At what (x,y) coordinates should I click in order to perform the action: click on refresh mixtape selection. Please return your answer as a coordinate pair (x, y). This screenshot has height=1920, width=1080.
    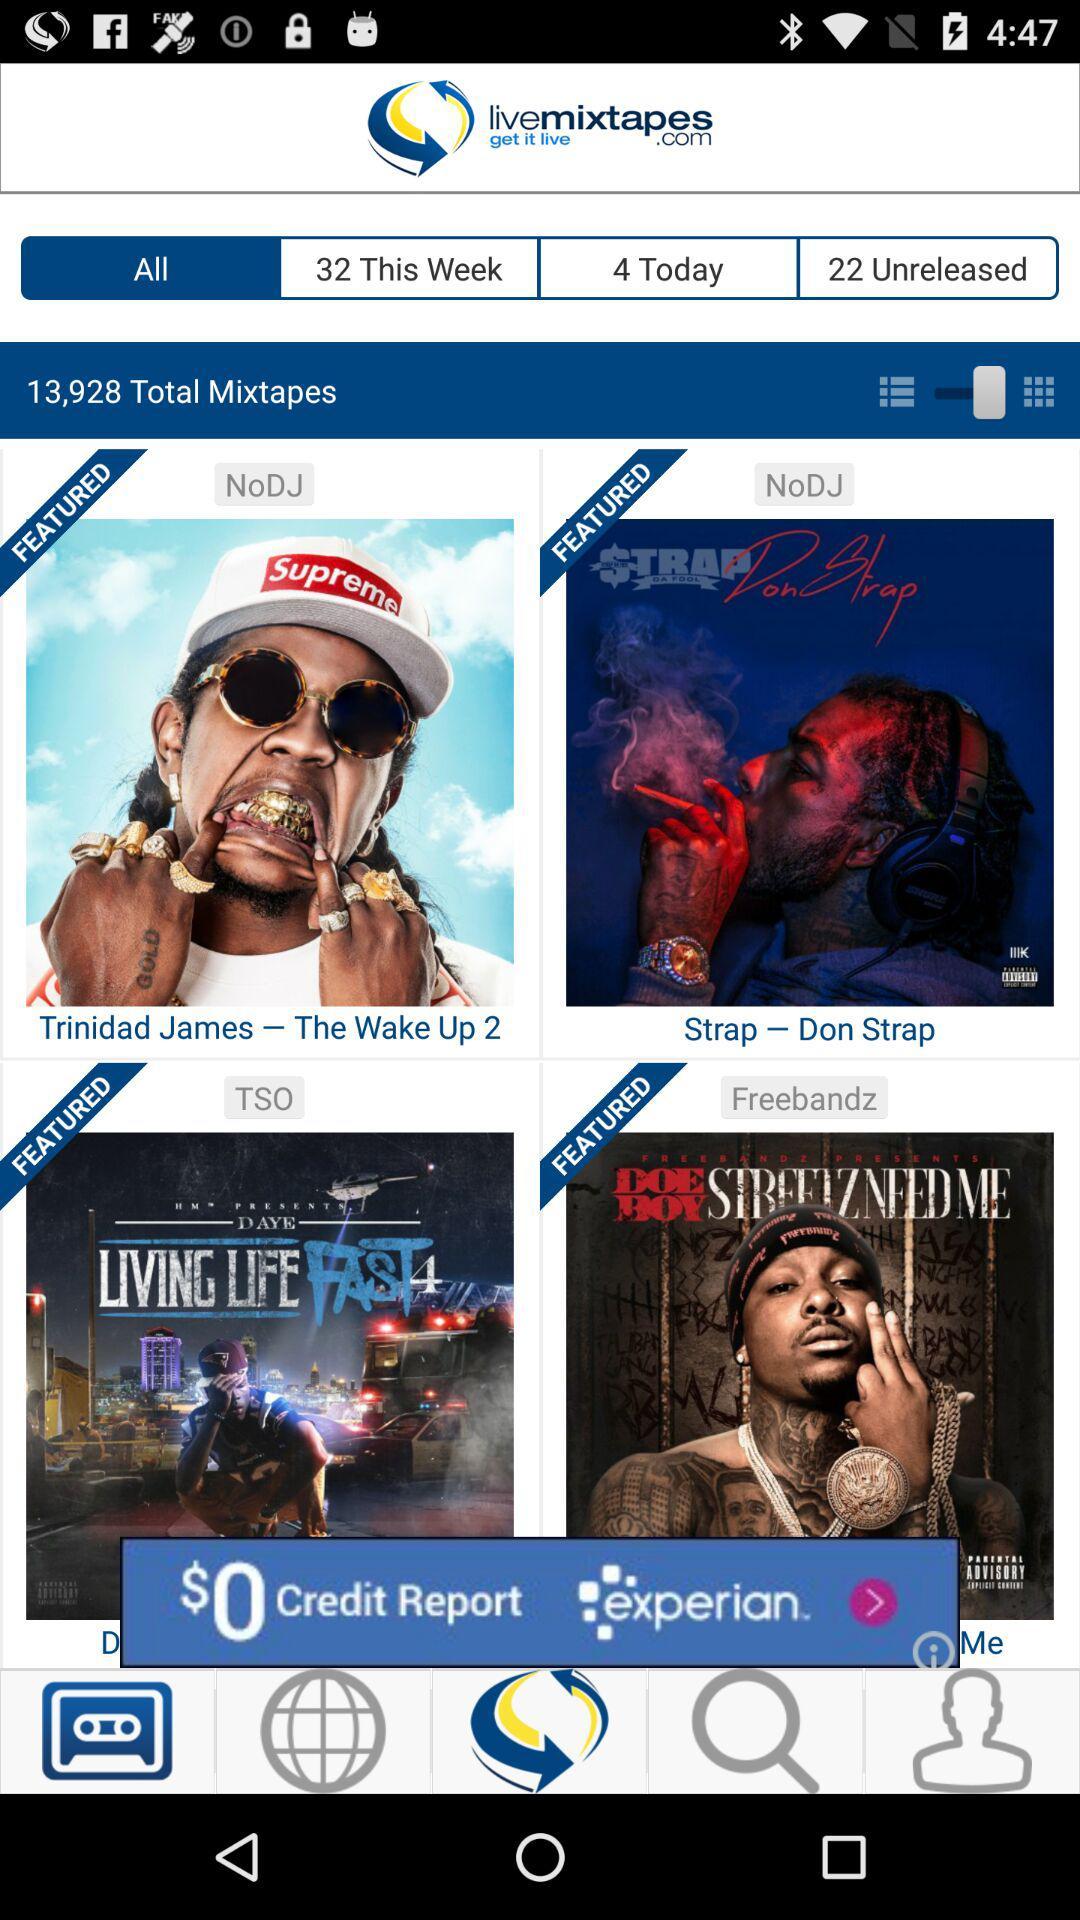
    Looking at the image, I should click on (538, 1730).